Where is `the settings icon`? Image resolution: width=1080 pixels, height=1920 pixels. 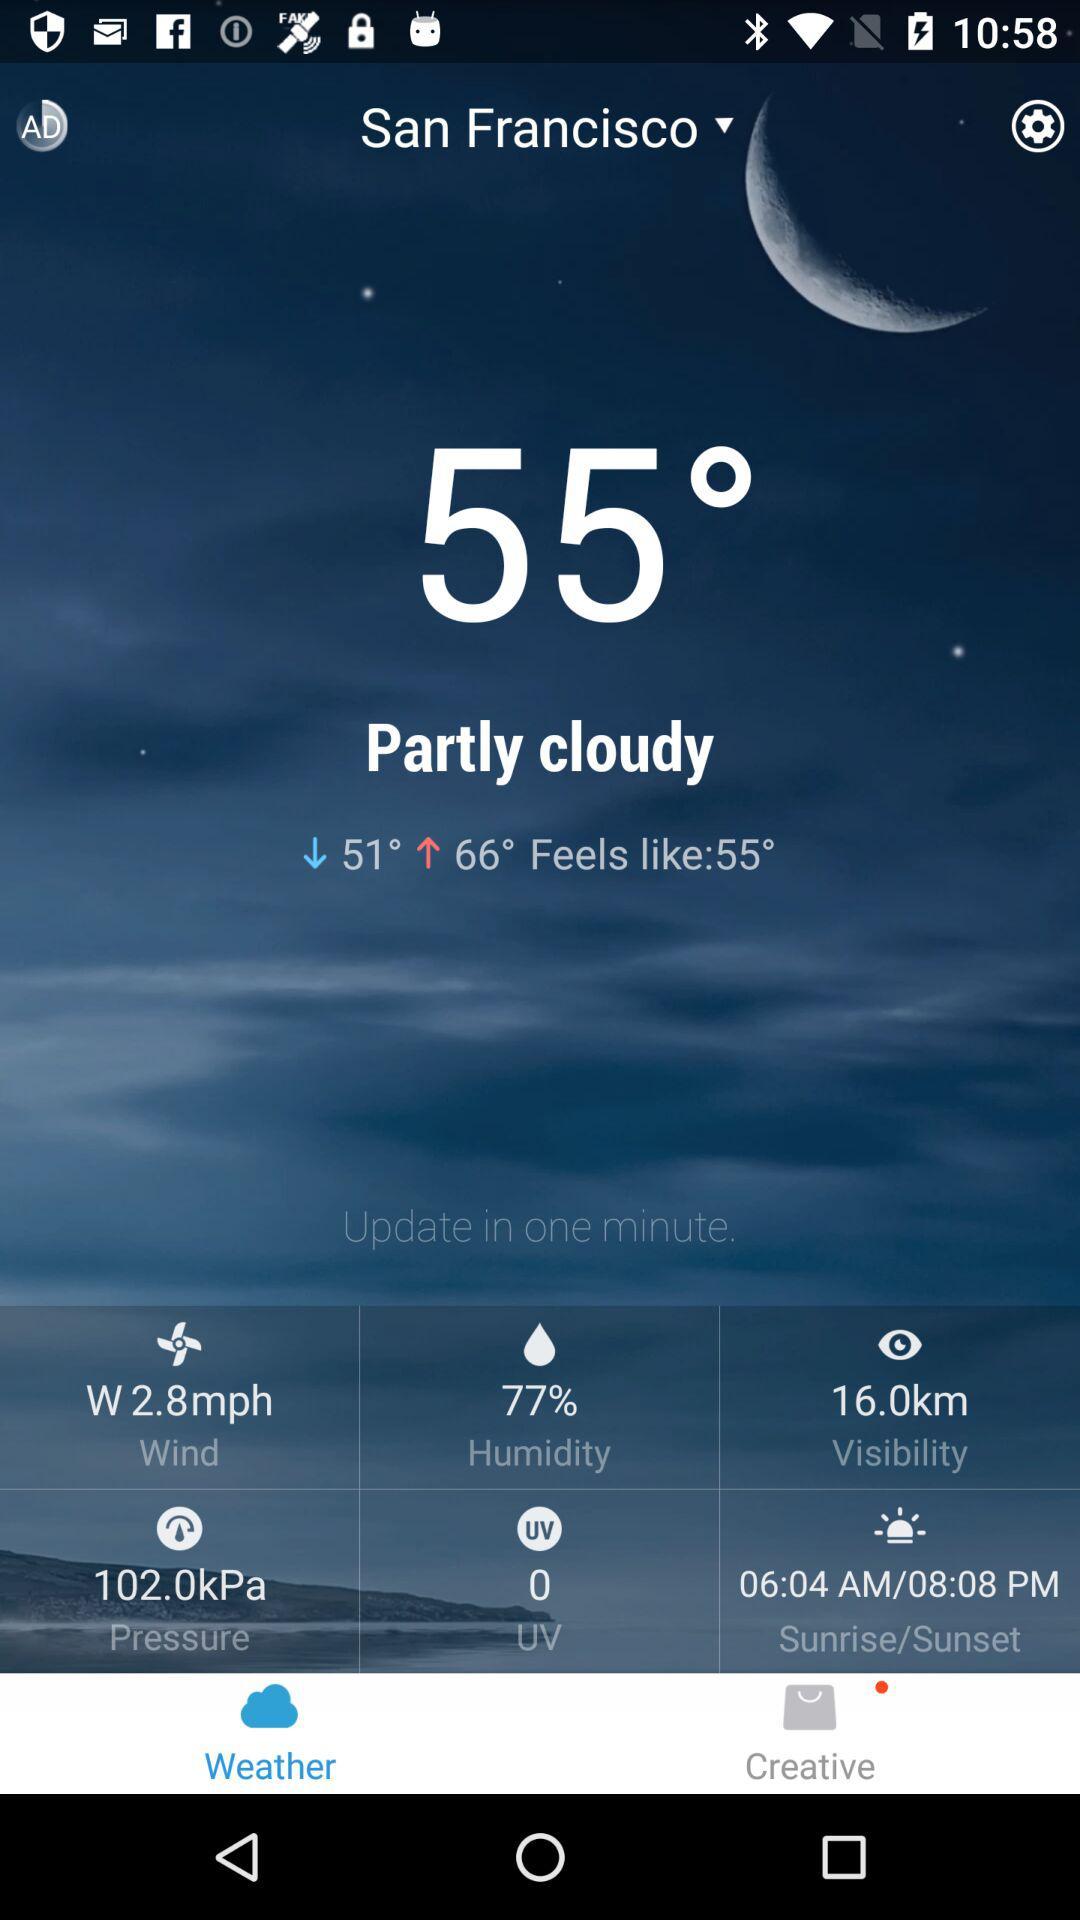
the settings icon is located at coordinates (1036, 133).